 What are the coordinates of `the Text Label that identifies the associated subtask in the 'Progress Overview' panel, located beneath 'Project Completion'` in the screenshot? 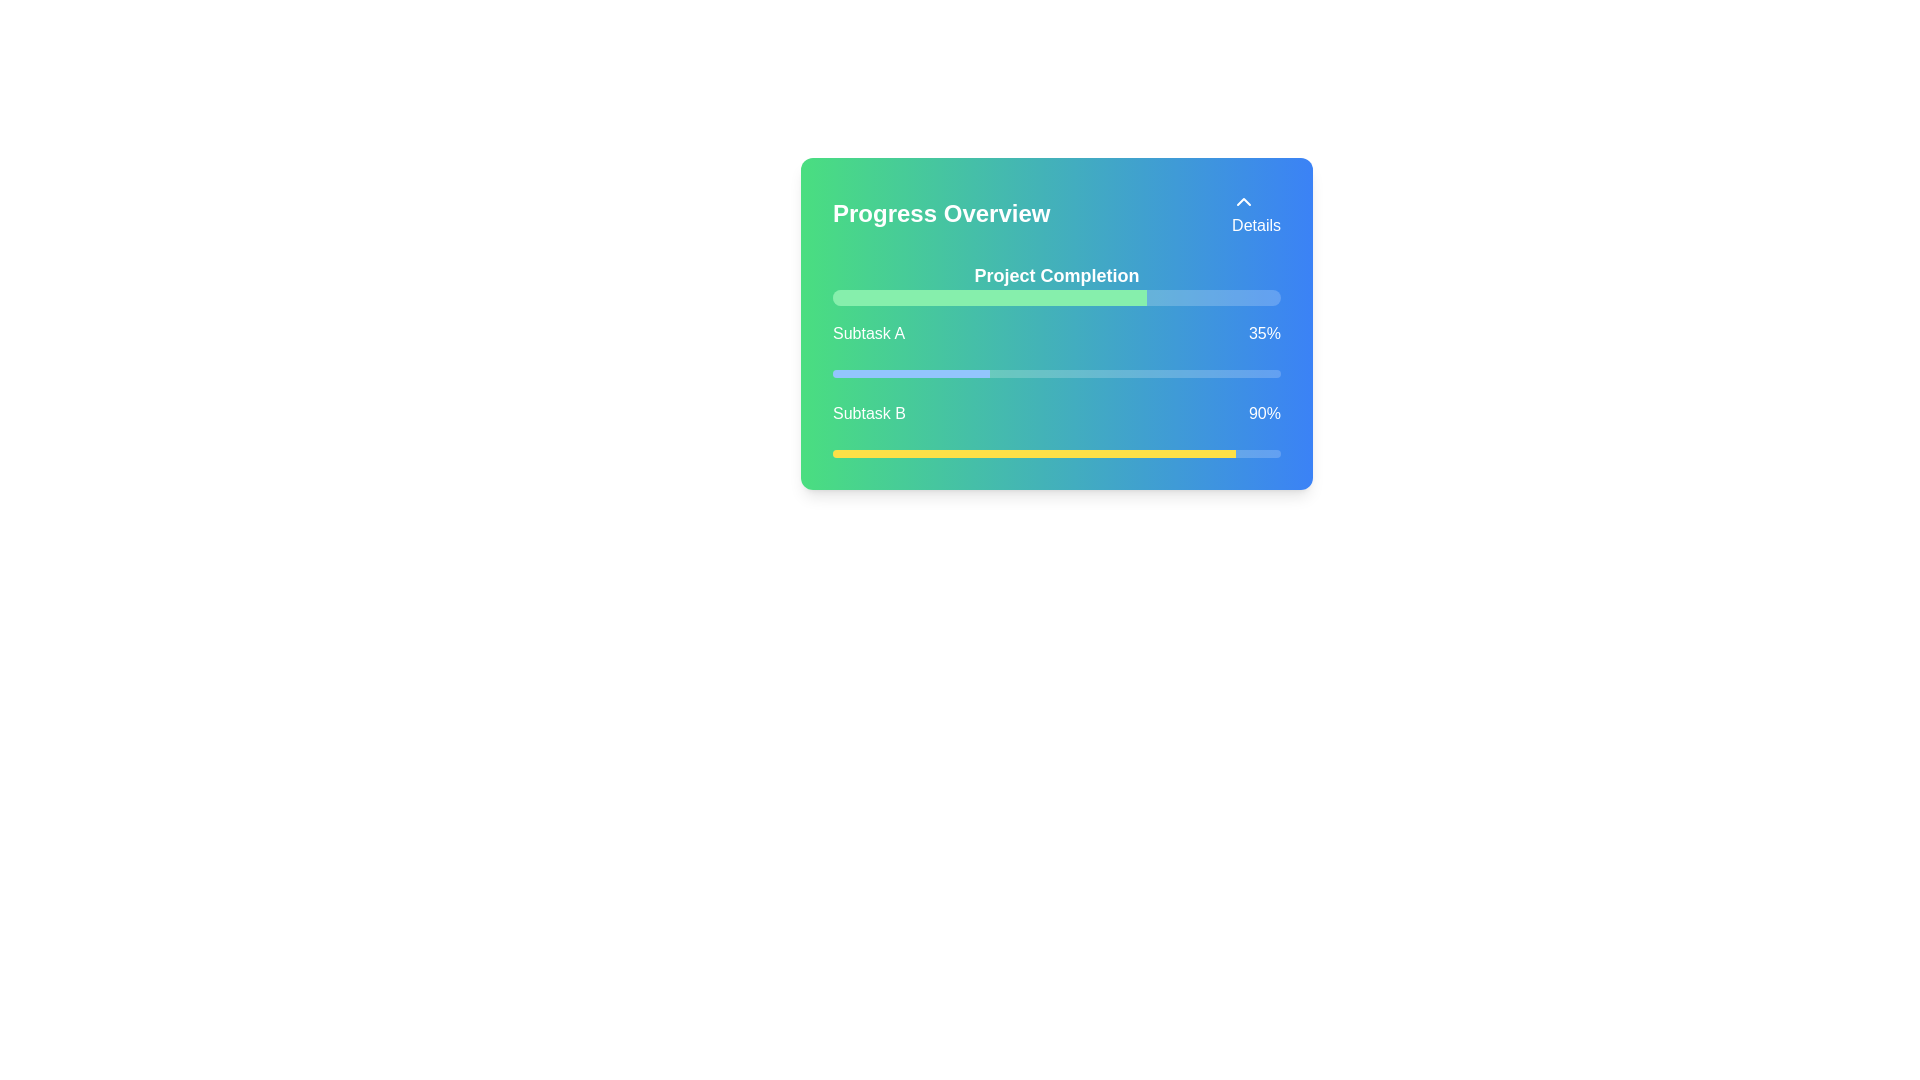 It's located at (869, 412).